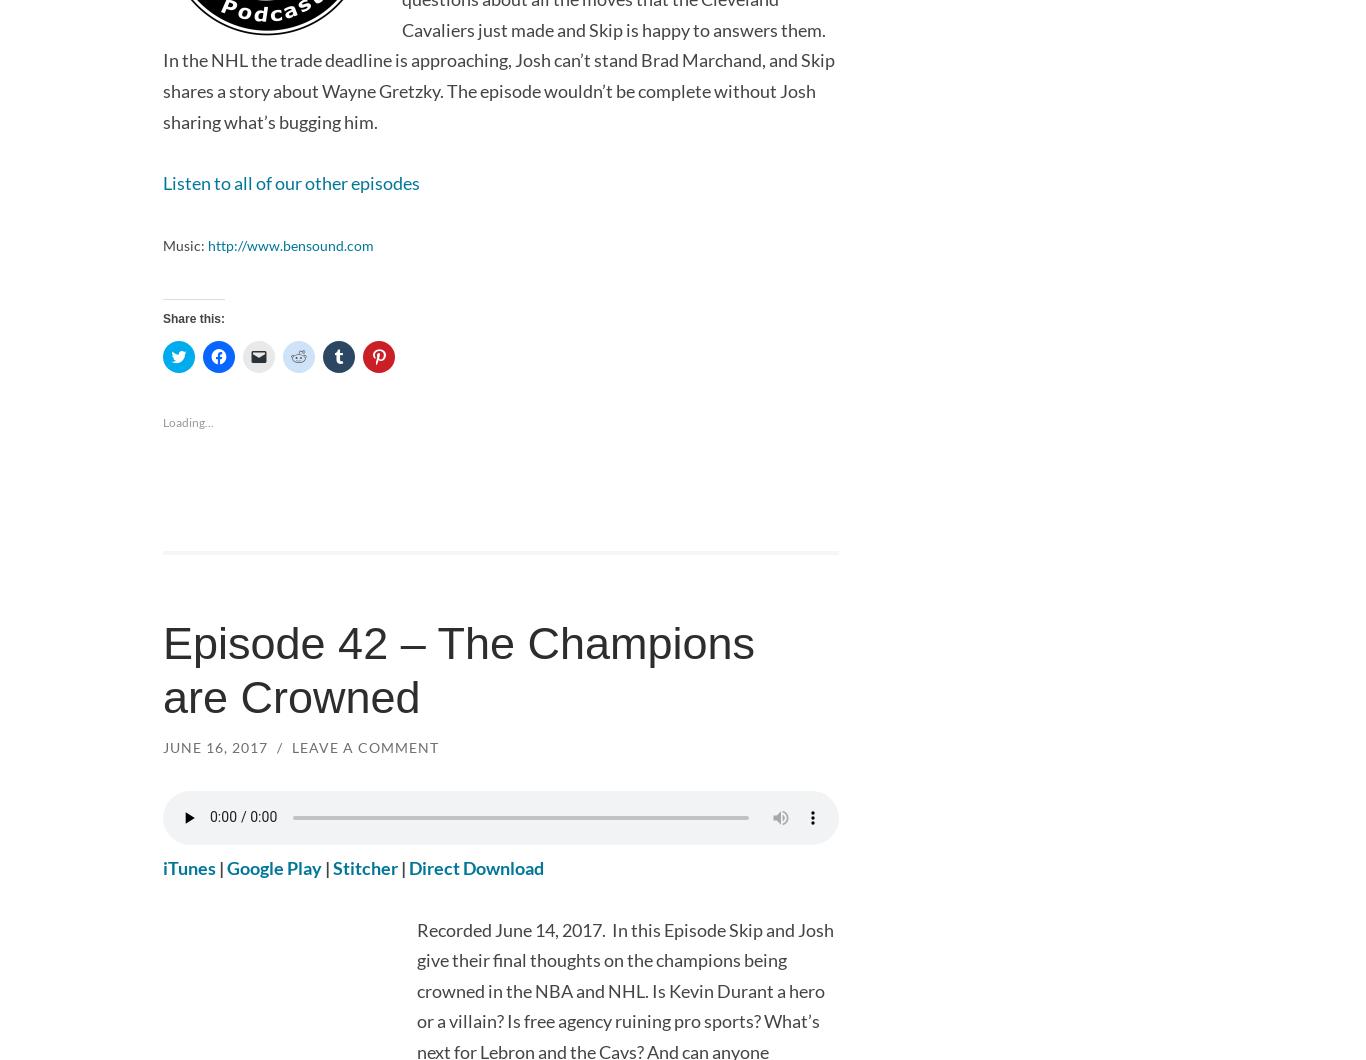  Describe the element at coordinates (291, 181) in the screenshot. I see `'Listen to all of our other episodes'` at that location.